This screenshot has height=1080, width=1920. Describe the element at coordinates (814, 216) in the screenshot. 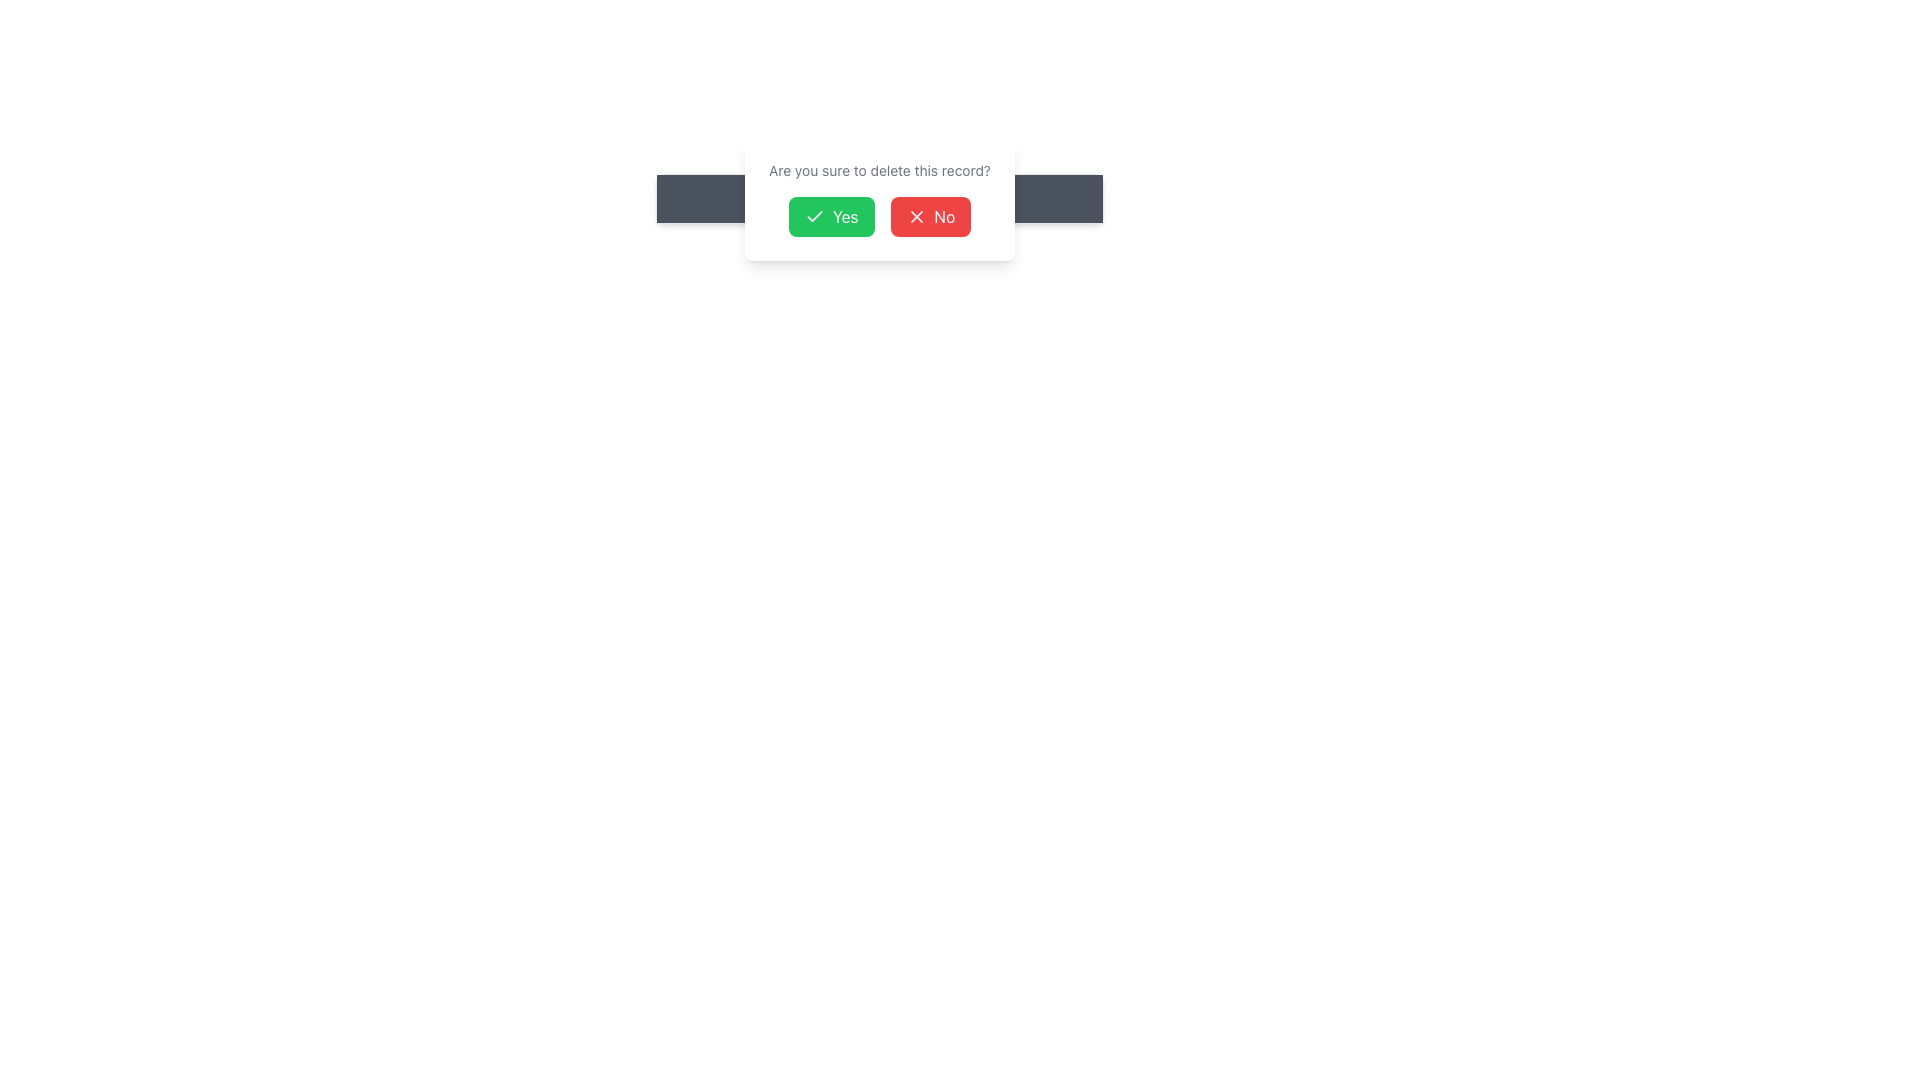

I see `the checkmark SVG icon within the green 'Yes' button for visual confirmation` at that location.